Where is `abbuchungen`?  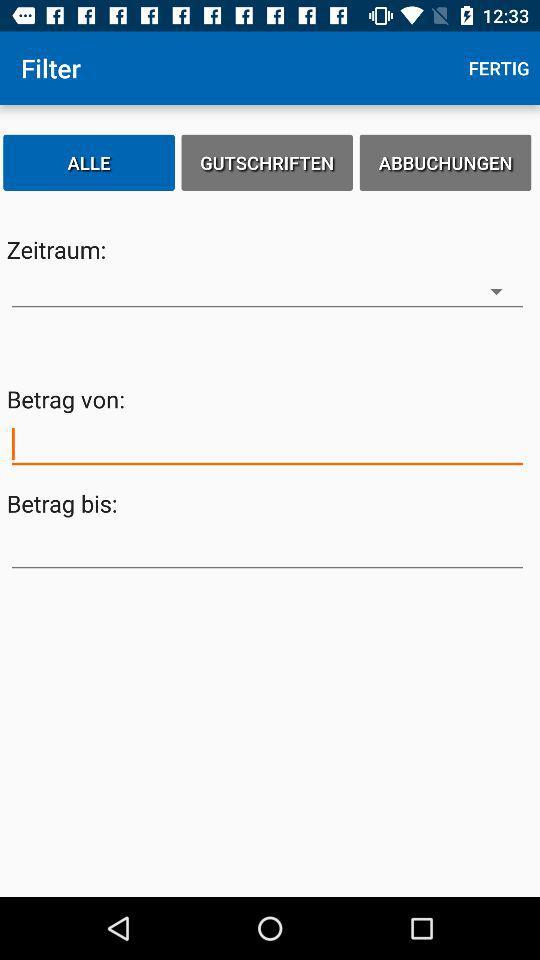
abbuchungen is located at coordinates (445, 161).